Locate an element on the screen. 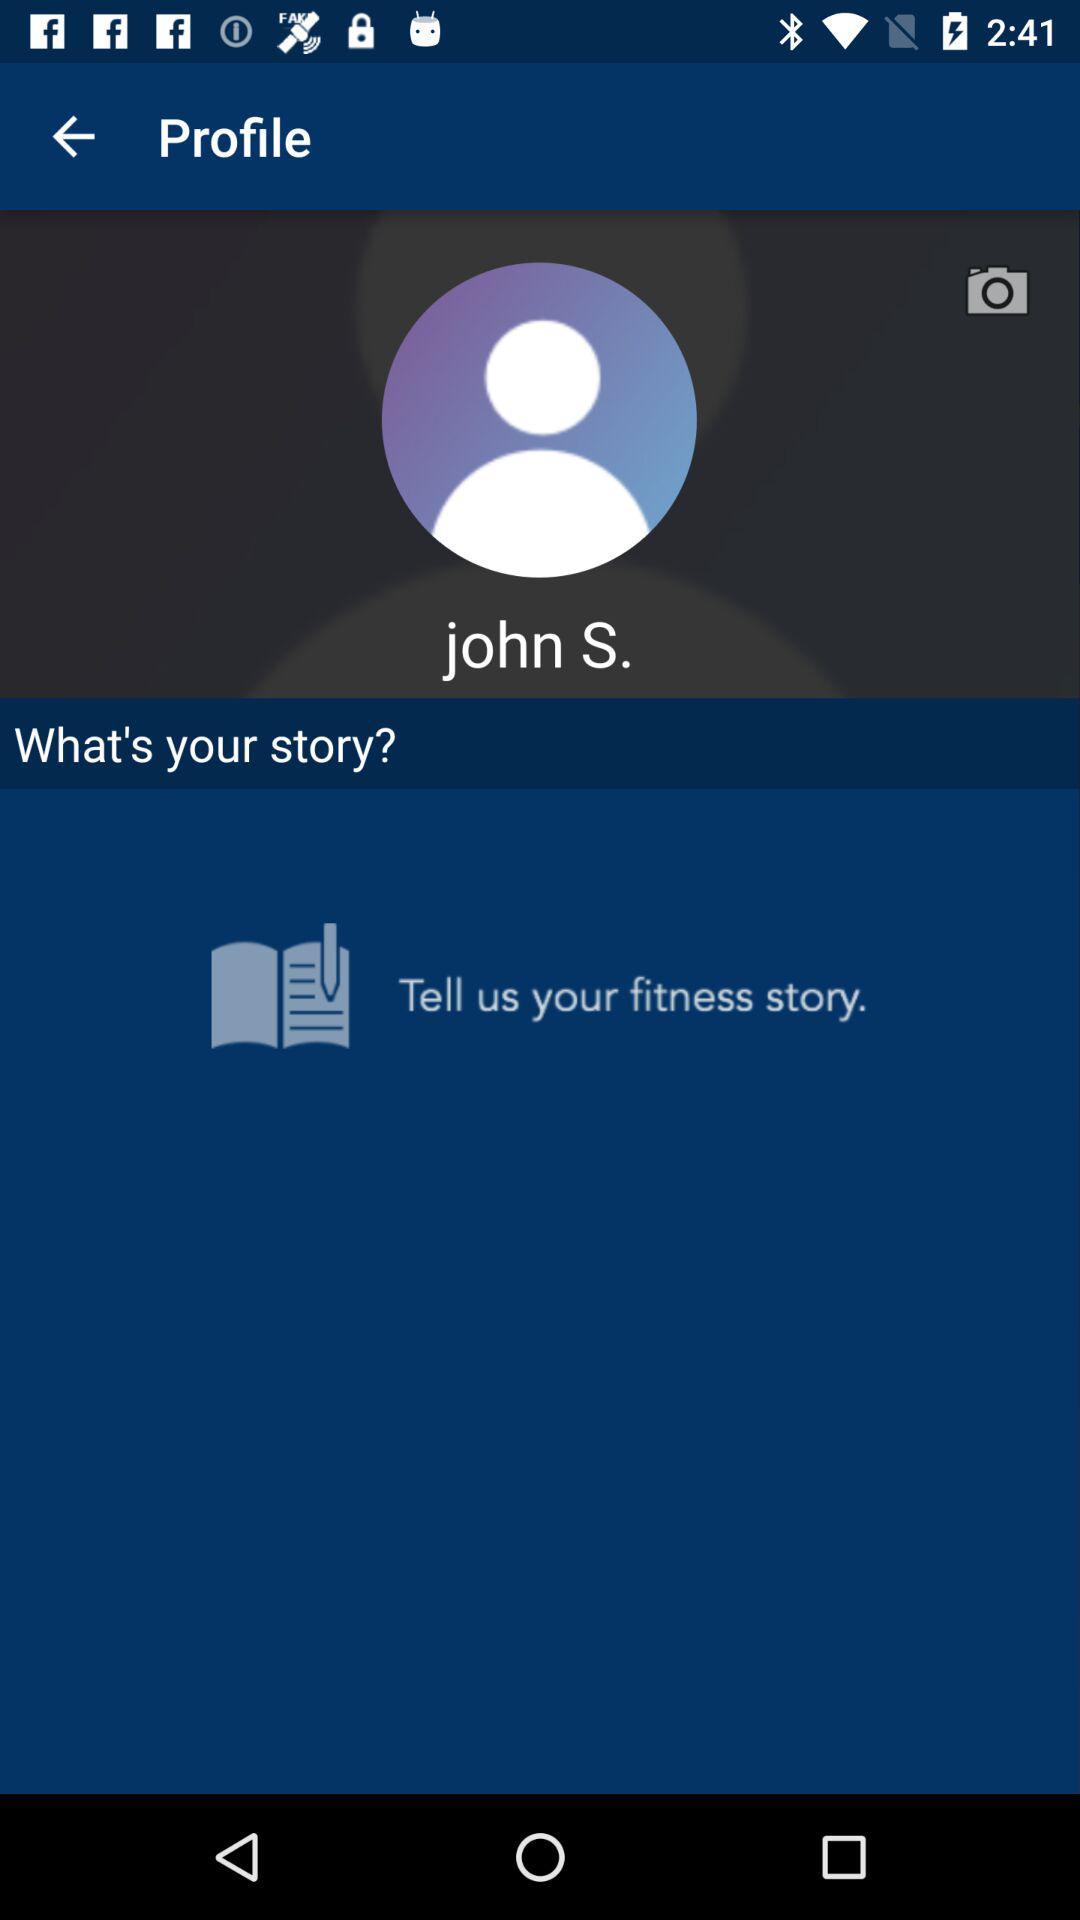 The image size is (1080, 1920). user image is located at coordinates (538, 419).